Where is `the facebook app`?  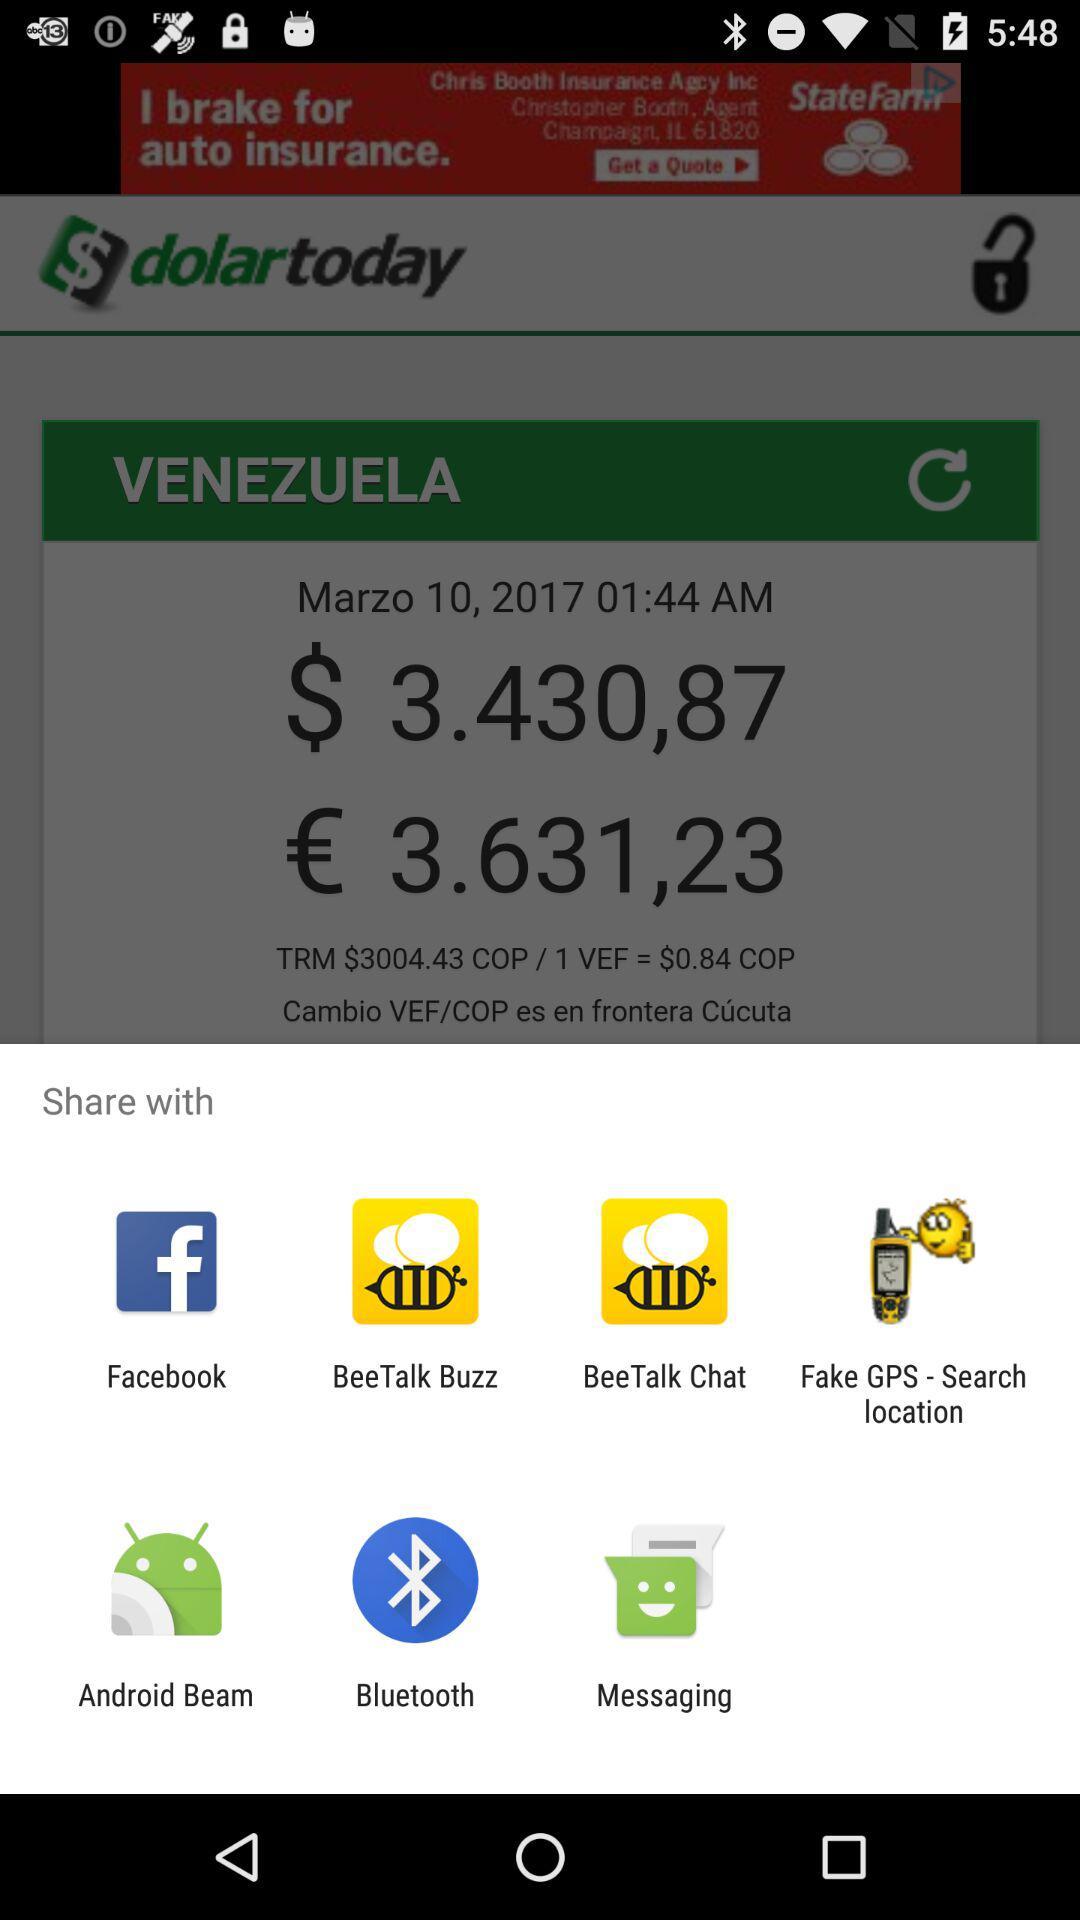
the facebook app is located at coordinates (165, 1392).